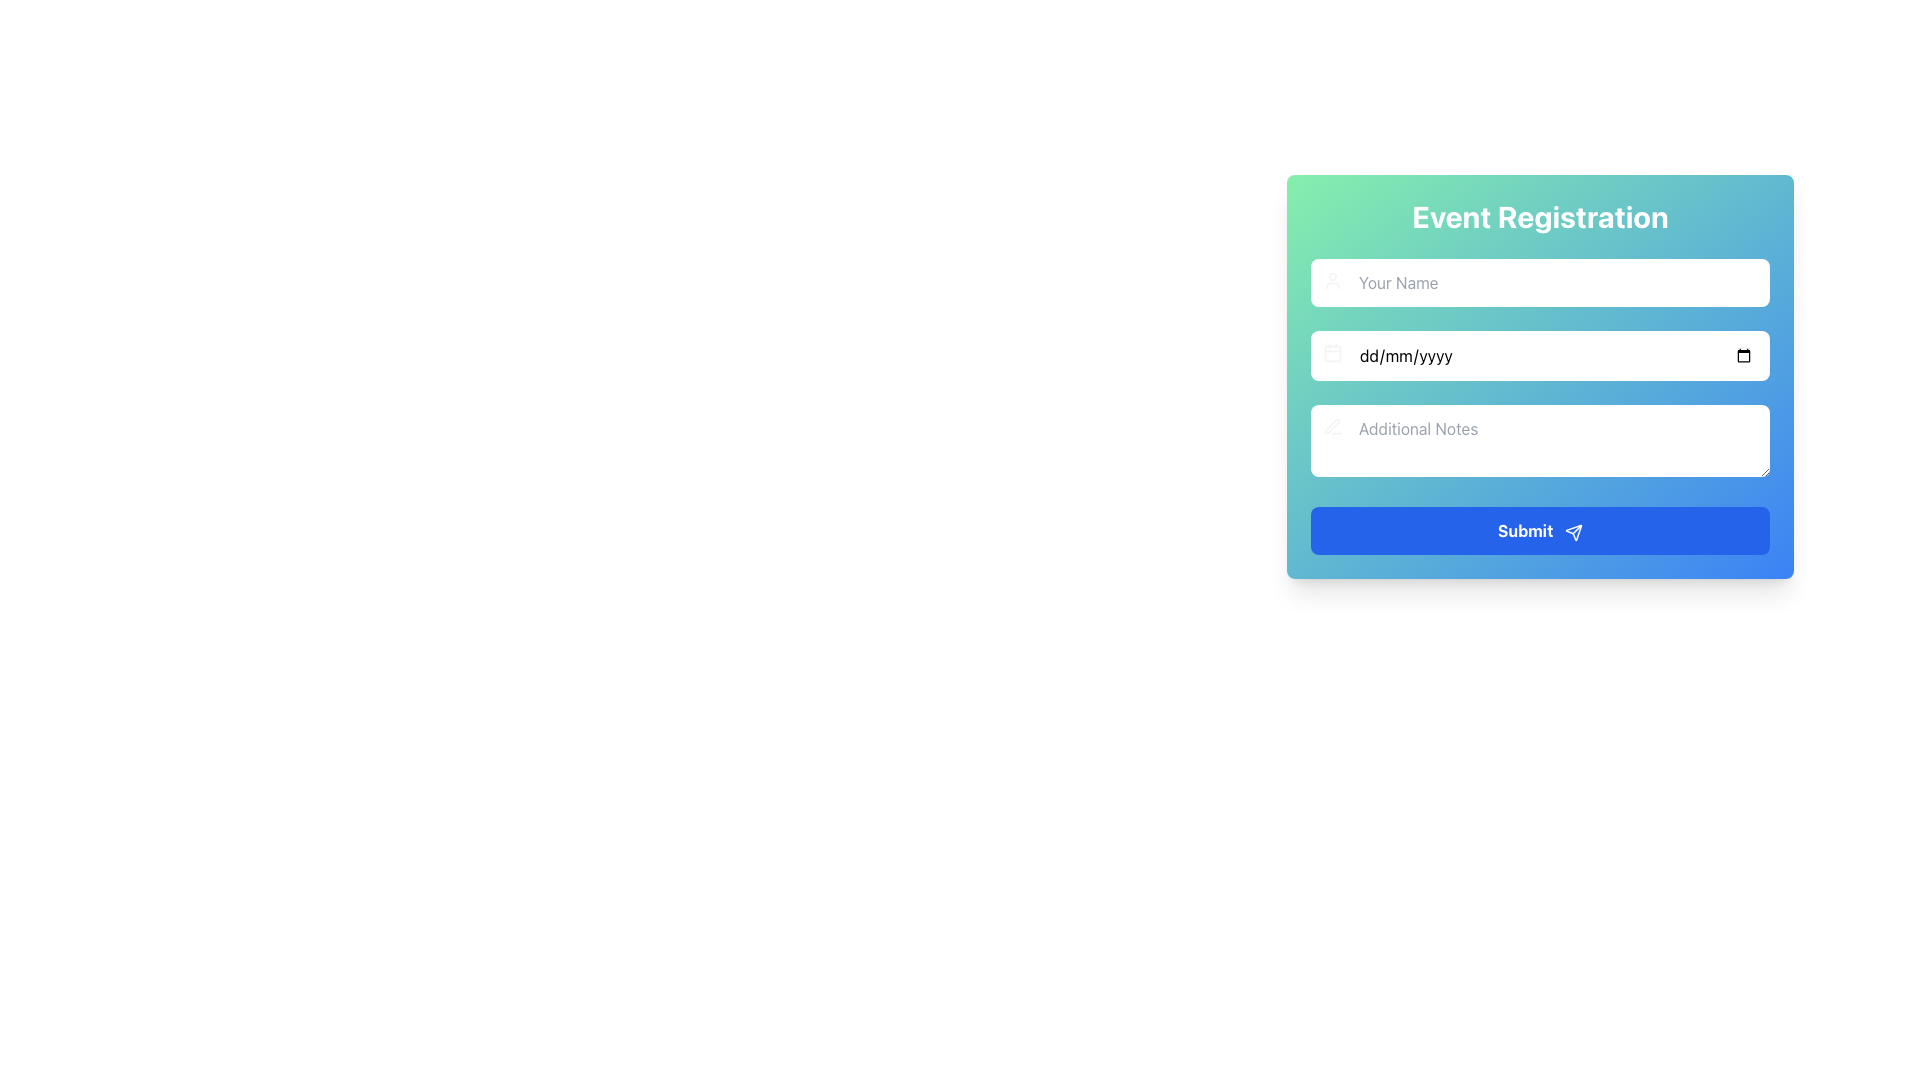 The image size is (1920, 1080). Describe the element at coordinates (1539, 530) in the screenshot. I see `the form submission button located at the bottom of the form, below the 'Additional Notes' input field` at that location.